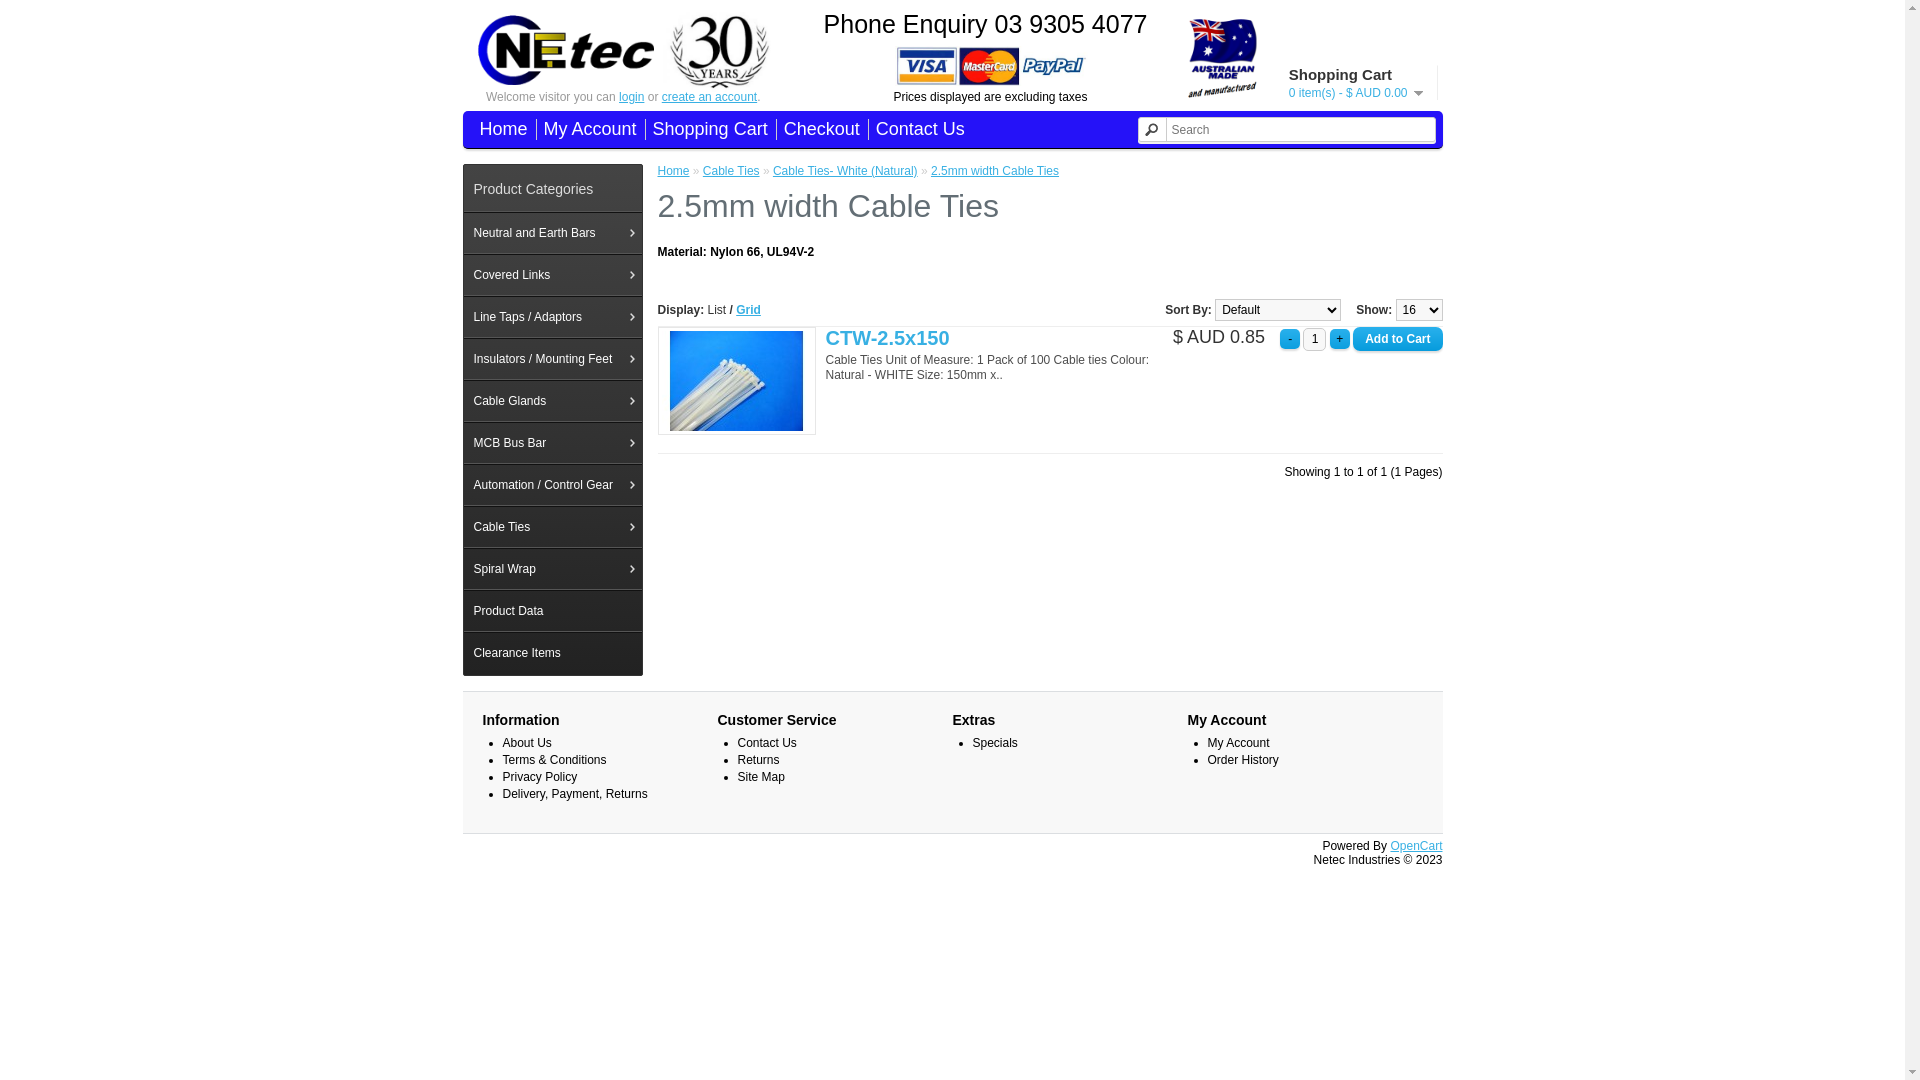 Image resolution: width=1920 pixels, height=1080 pixels. I want to click on 'Paypal Secure Payment System', so click(991, 64).